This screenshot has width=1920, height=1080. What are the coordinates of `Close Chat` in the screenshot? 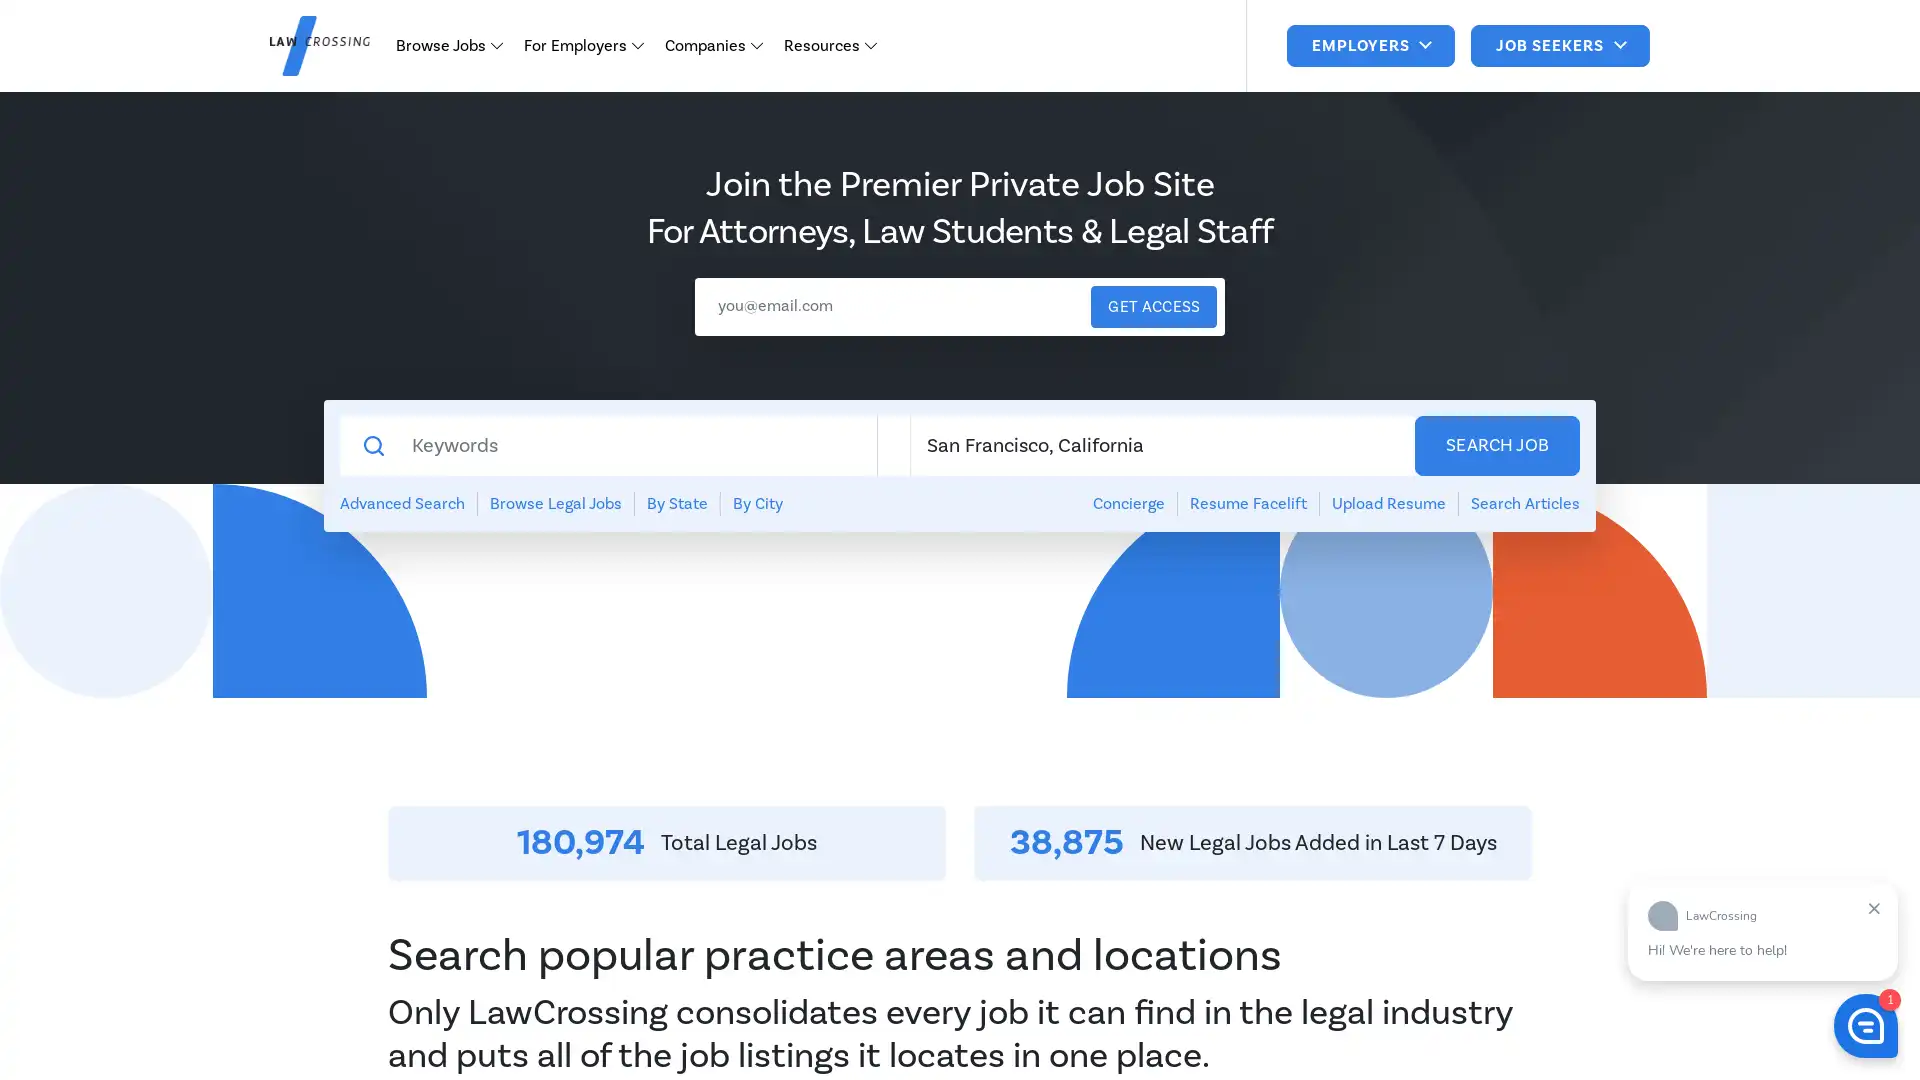 It's located at (1873, 907).